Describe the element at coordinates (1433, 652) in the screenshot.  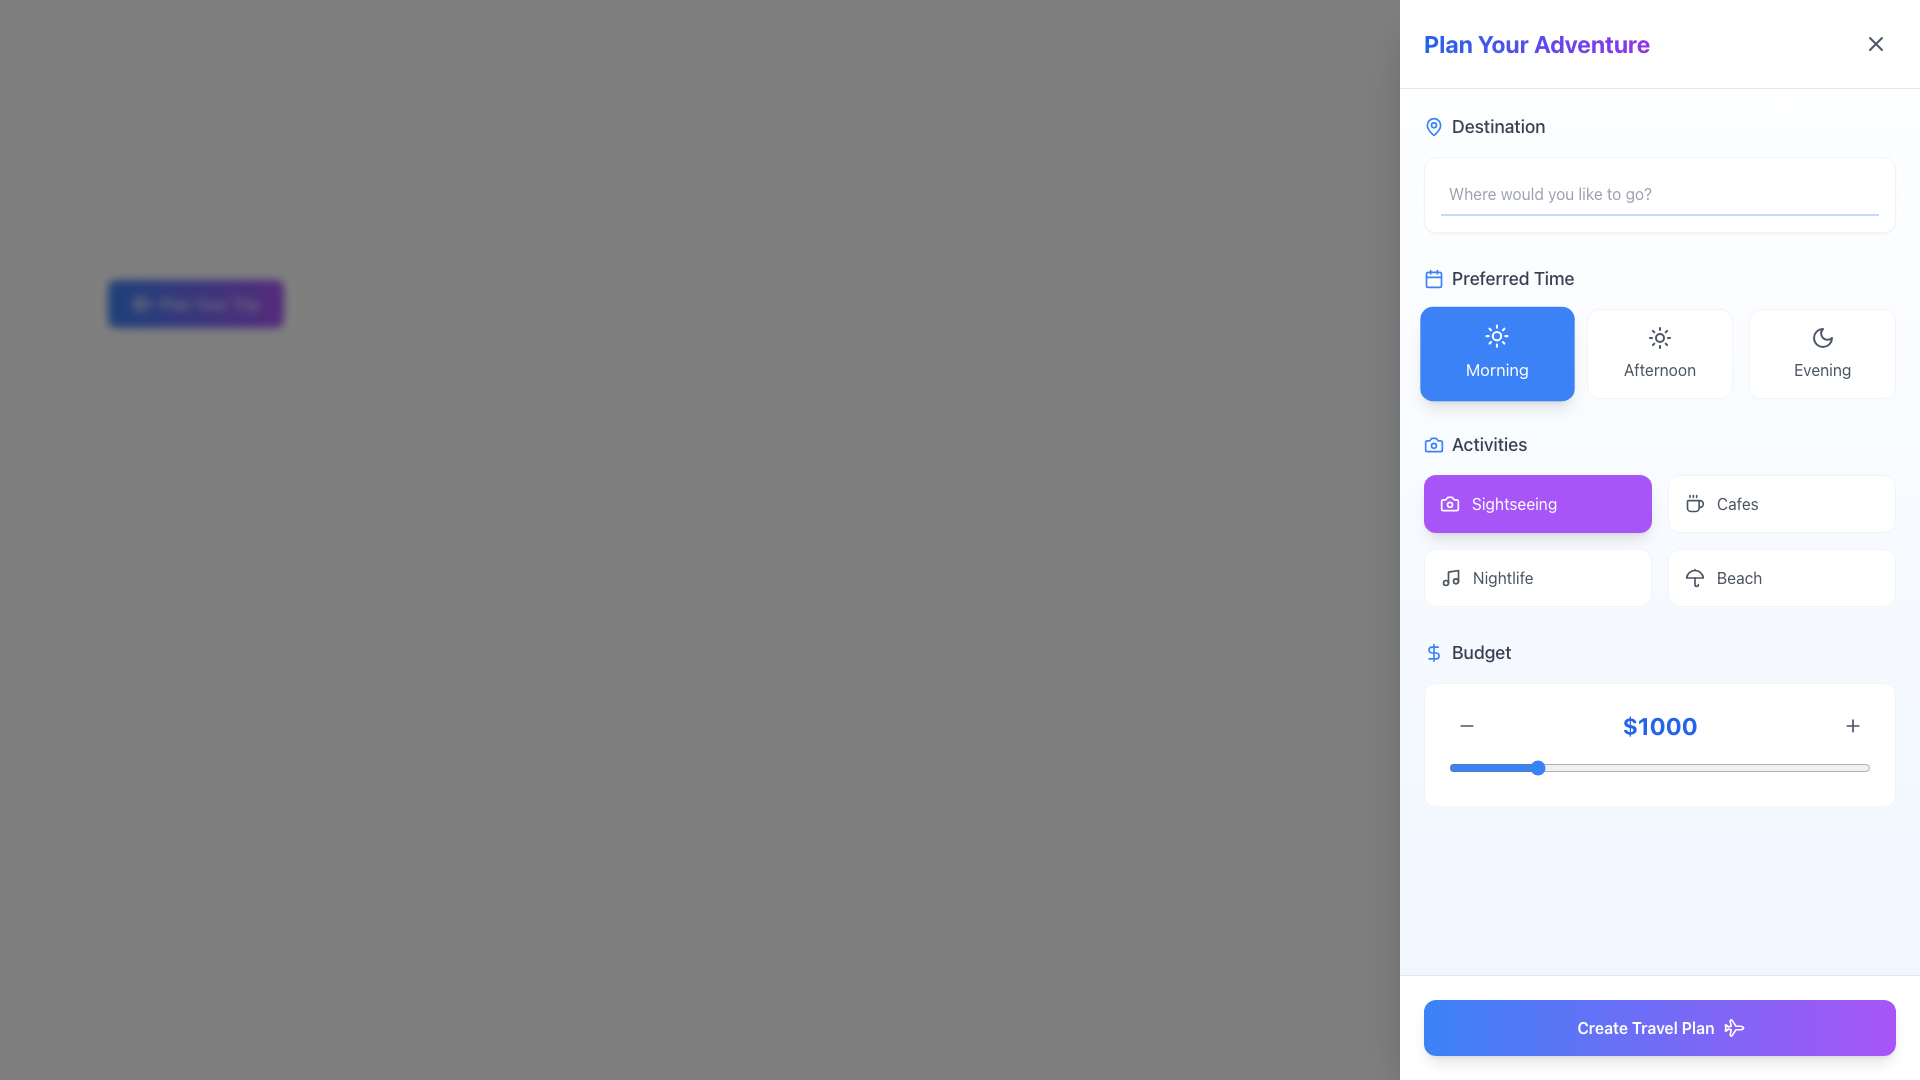
I see `the blue dollar sign icon, which is styled with a circular stroke and located to the left of the 'Budget' text in the lower sidebar region of the interface` at that location.